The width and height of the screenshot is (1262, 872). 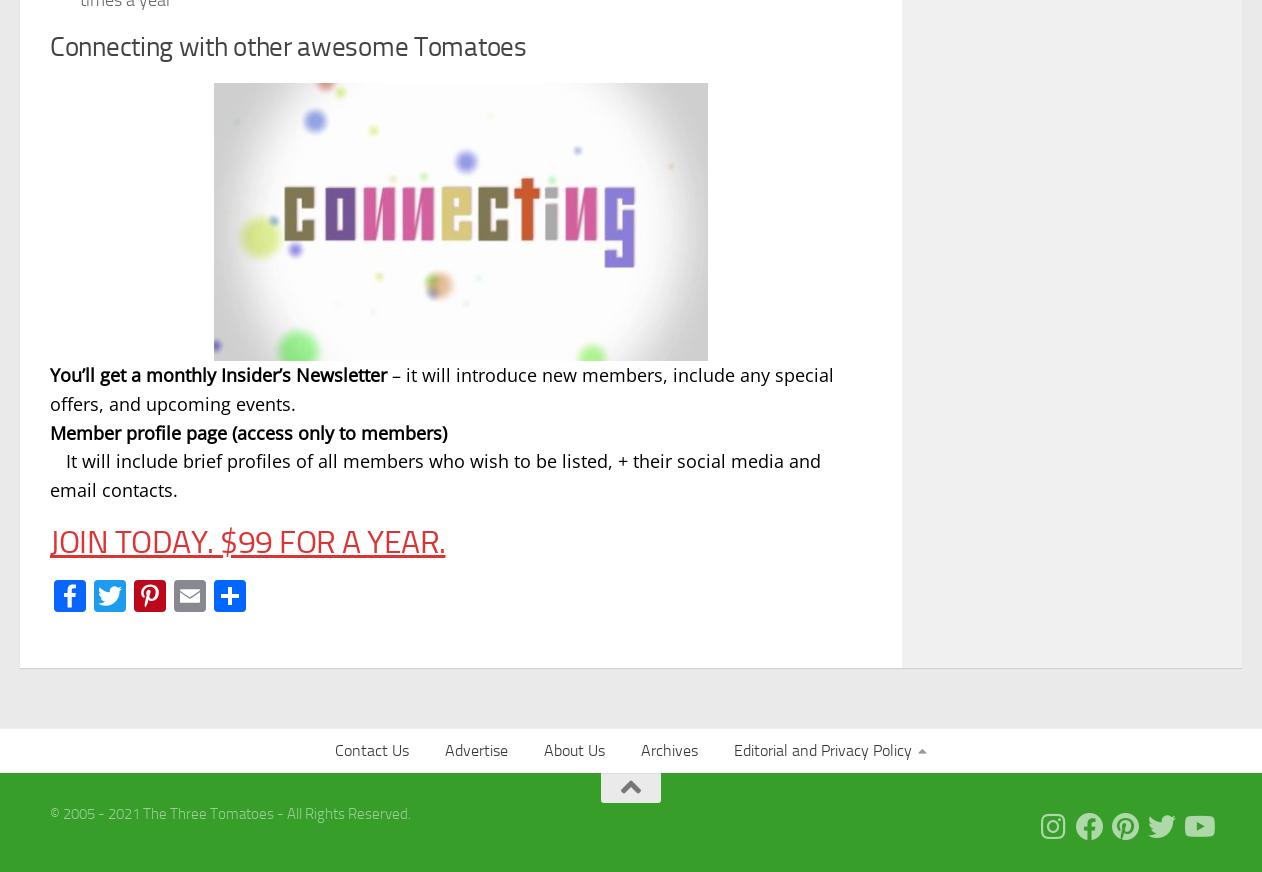 I want to click on 'Member profile page (access only to members)', so click(x=247, y=431).